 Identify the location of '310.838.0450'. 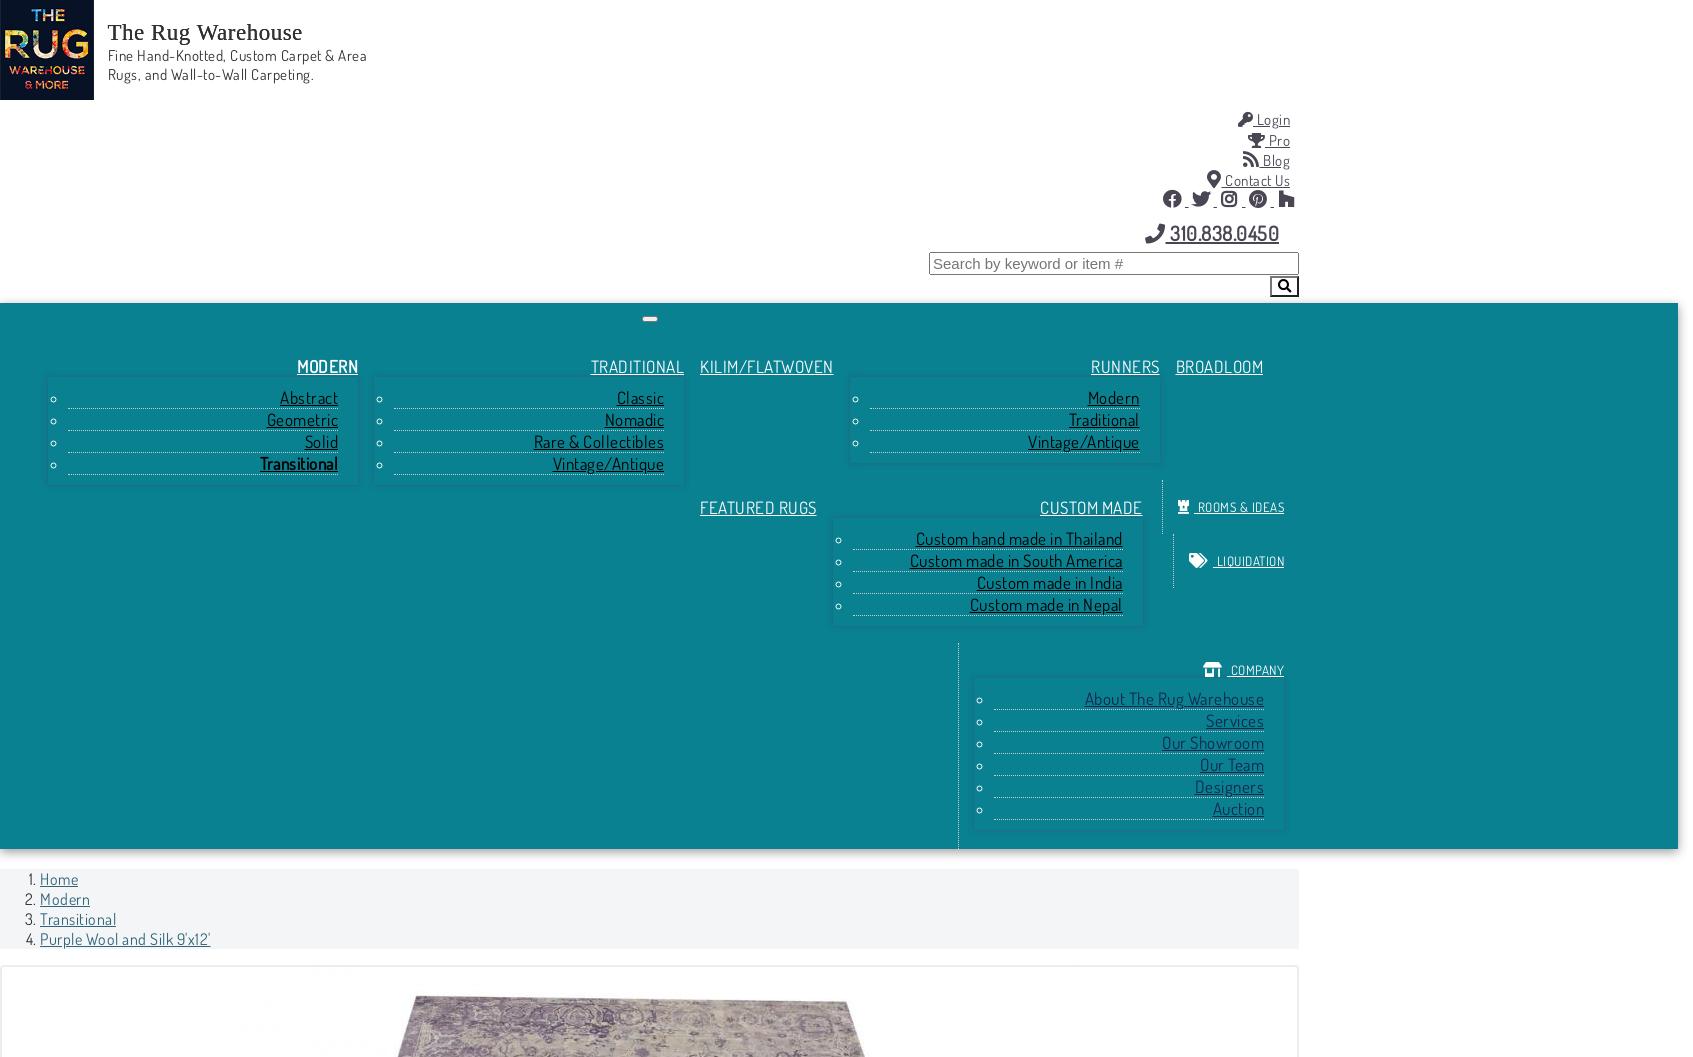
(1221, 231).